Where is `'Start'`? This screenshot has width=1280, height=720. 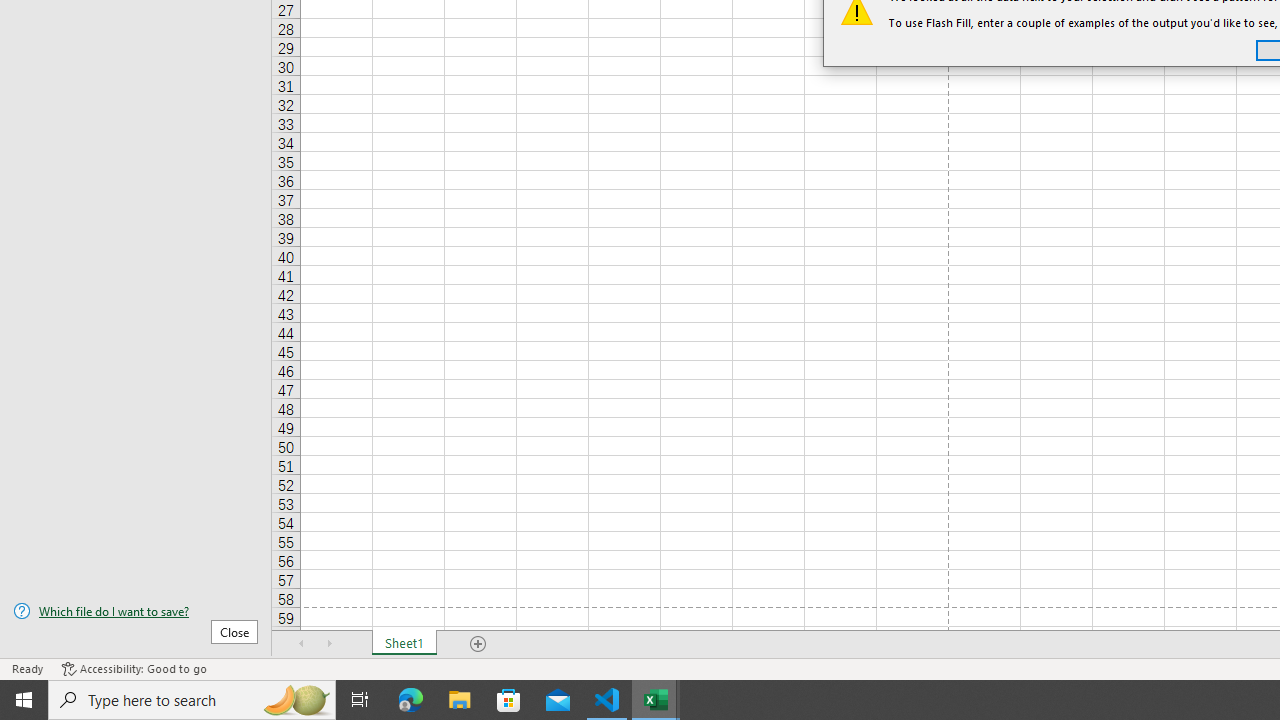 'Start' is located at coordinates (24, 698).